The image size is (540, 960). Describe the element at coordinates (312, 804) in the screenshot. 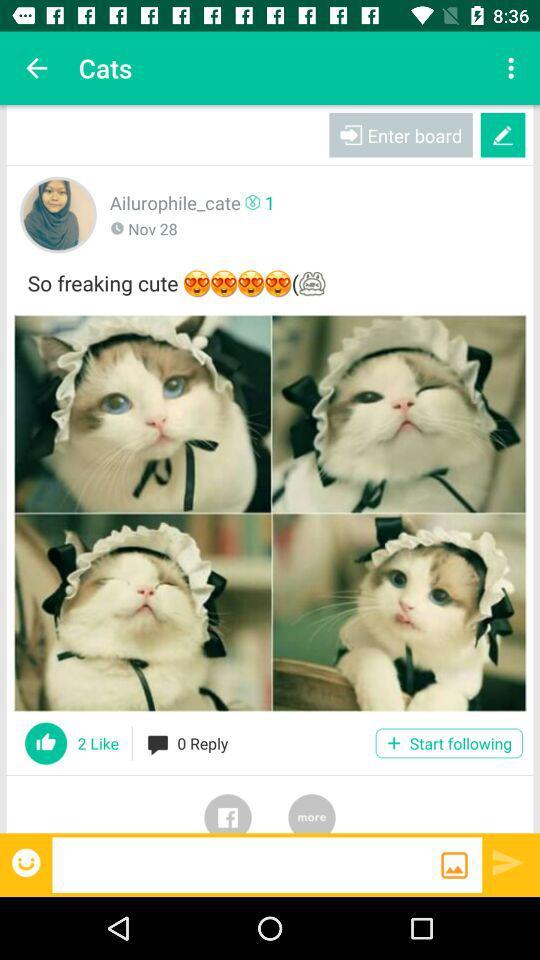

I see `see more` at that location.